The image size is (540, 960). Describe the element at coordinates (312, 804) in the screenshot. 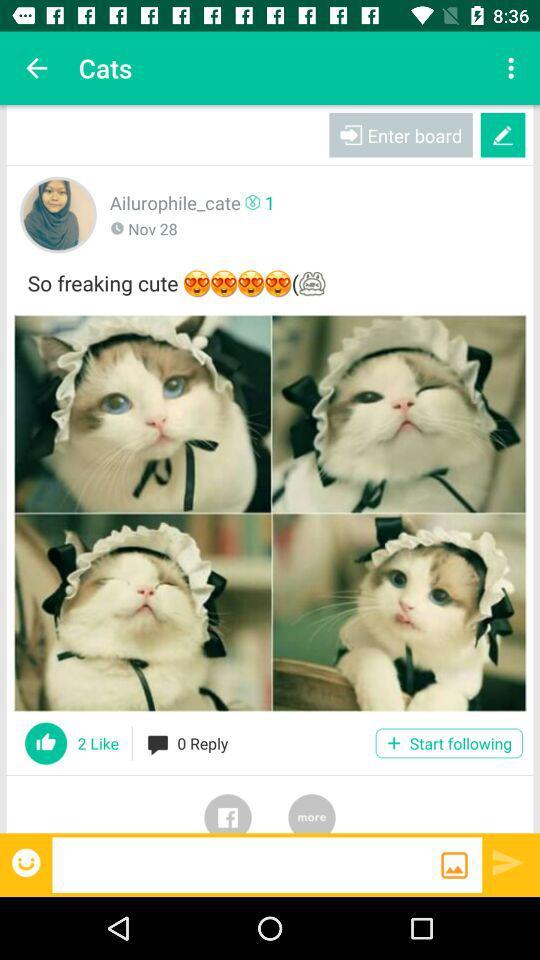

I see `see more` at that location.